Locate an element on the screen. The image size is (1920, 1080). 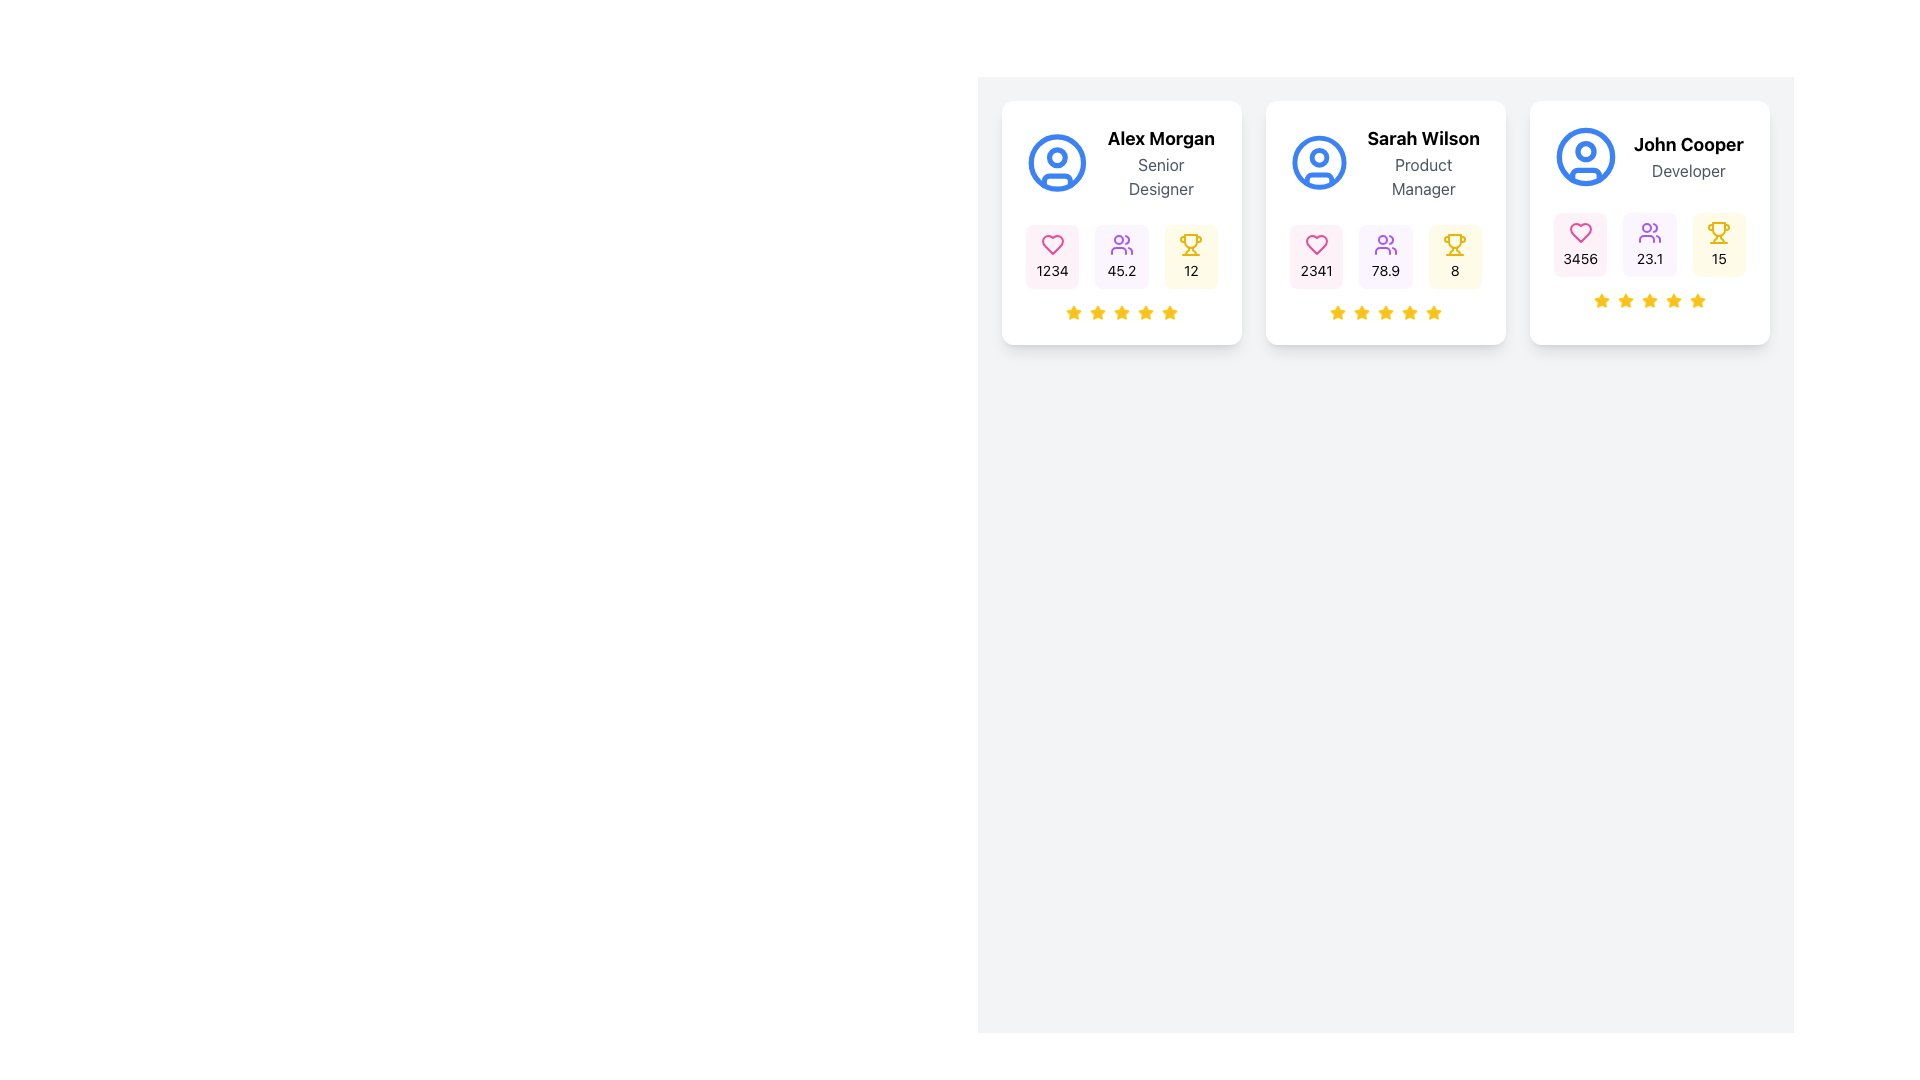
the prominent blue circular outline with a white fill that represents the user avatar in the third user card on the right-hand side of the interface is located at coordinates (1584, 156).